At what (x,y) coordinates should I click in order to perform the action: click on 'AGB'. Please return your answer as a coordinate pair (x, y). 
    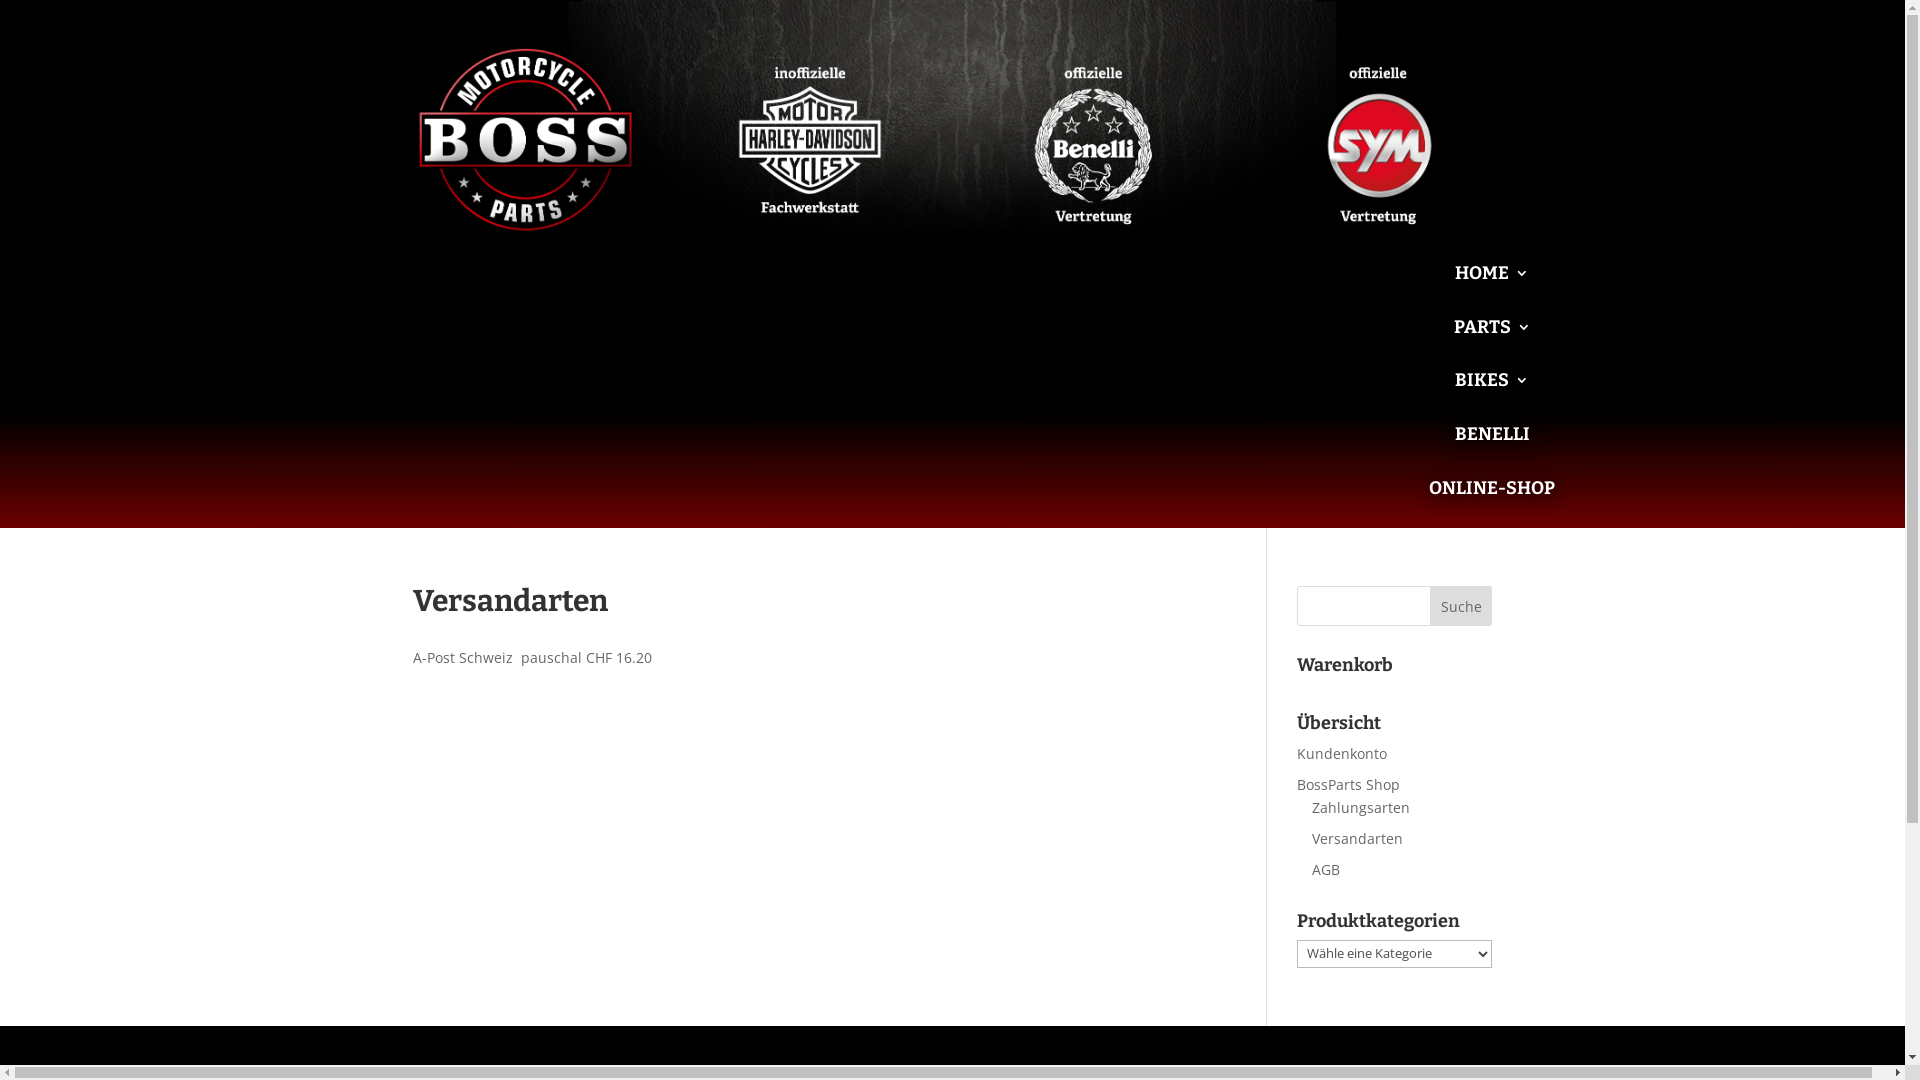
    Looking at the image, I should click on (1325, 868).